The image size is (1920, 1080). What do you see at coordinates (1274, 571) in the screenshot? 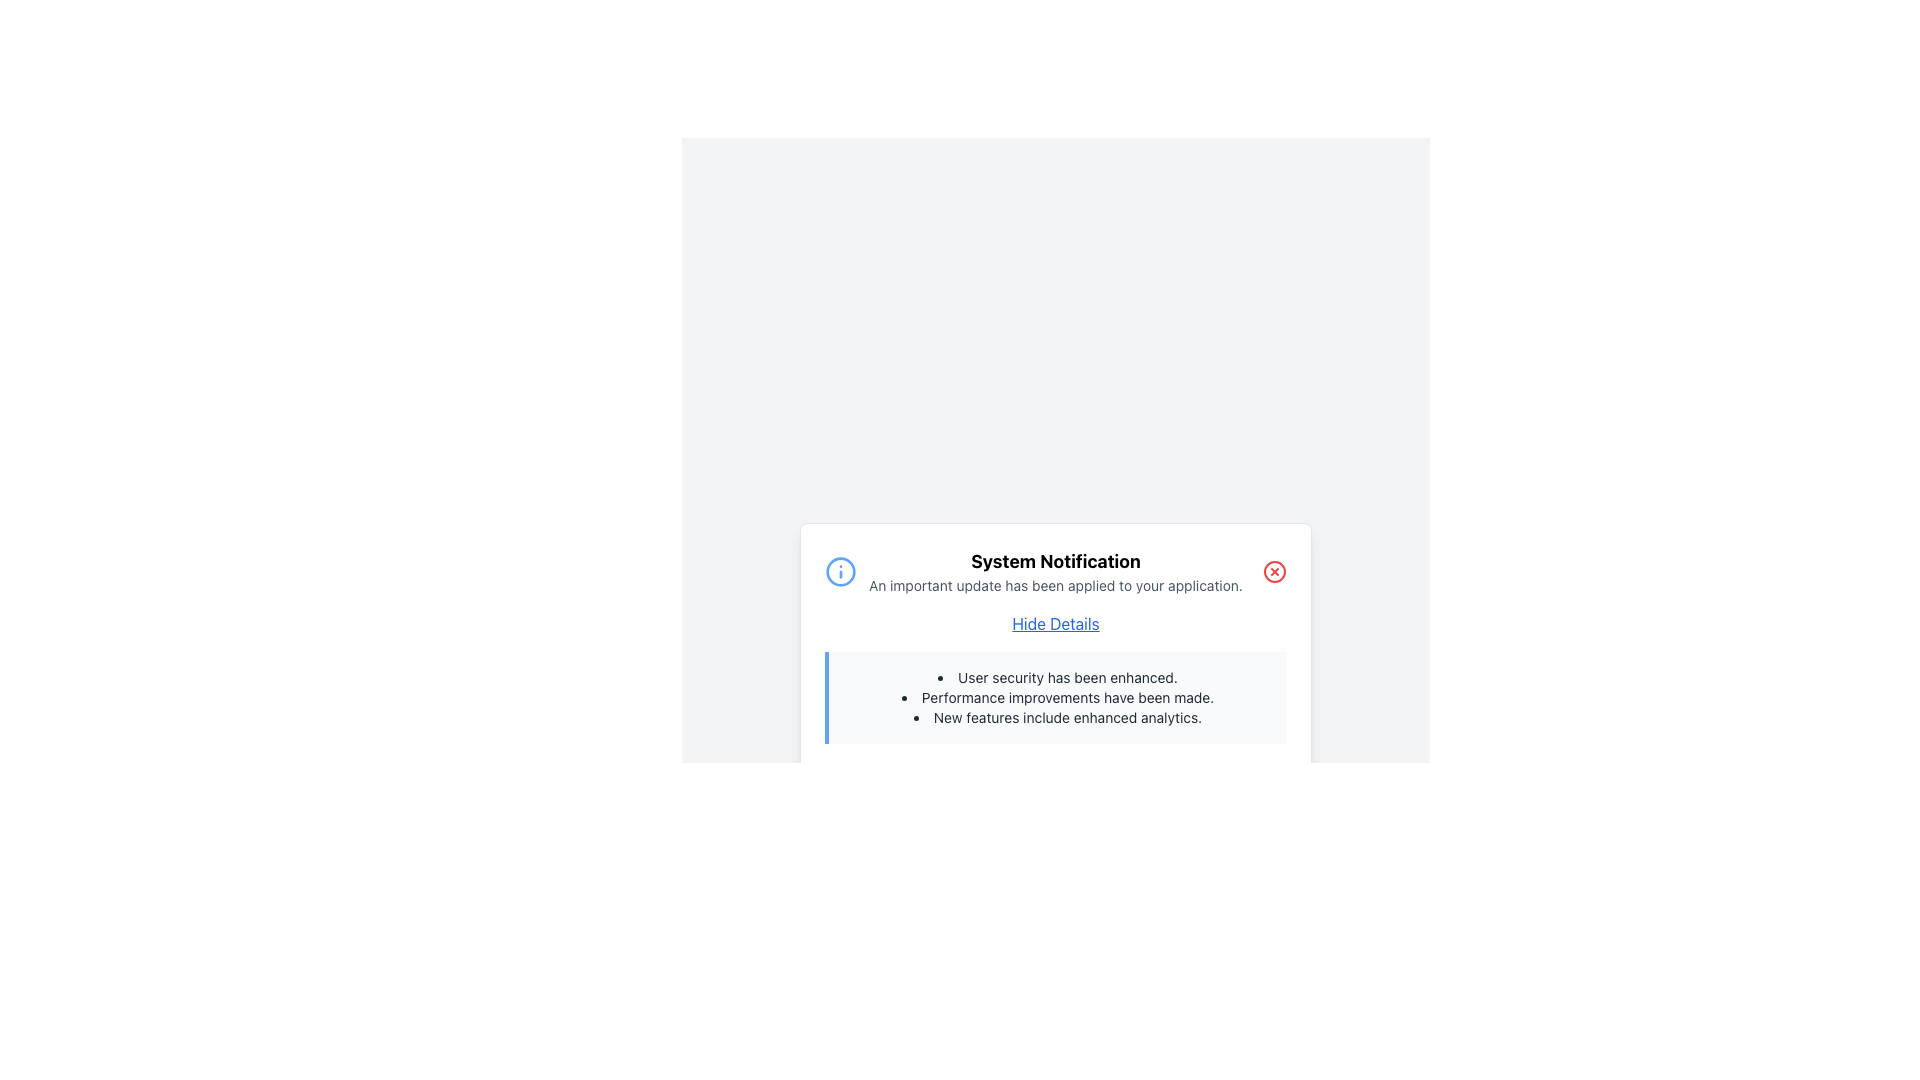
I see `the SVG Circle element that is part of the close button at the top-right corner of the notification card` at bounding box center [1274, 571].